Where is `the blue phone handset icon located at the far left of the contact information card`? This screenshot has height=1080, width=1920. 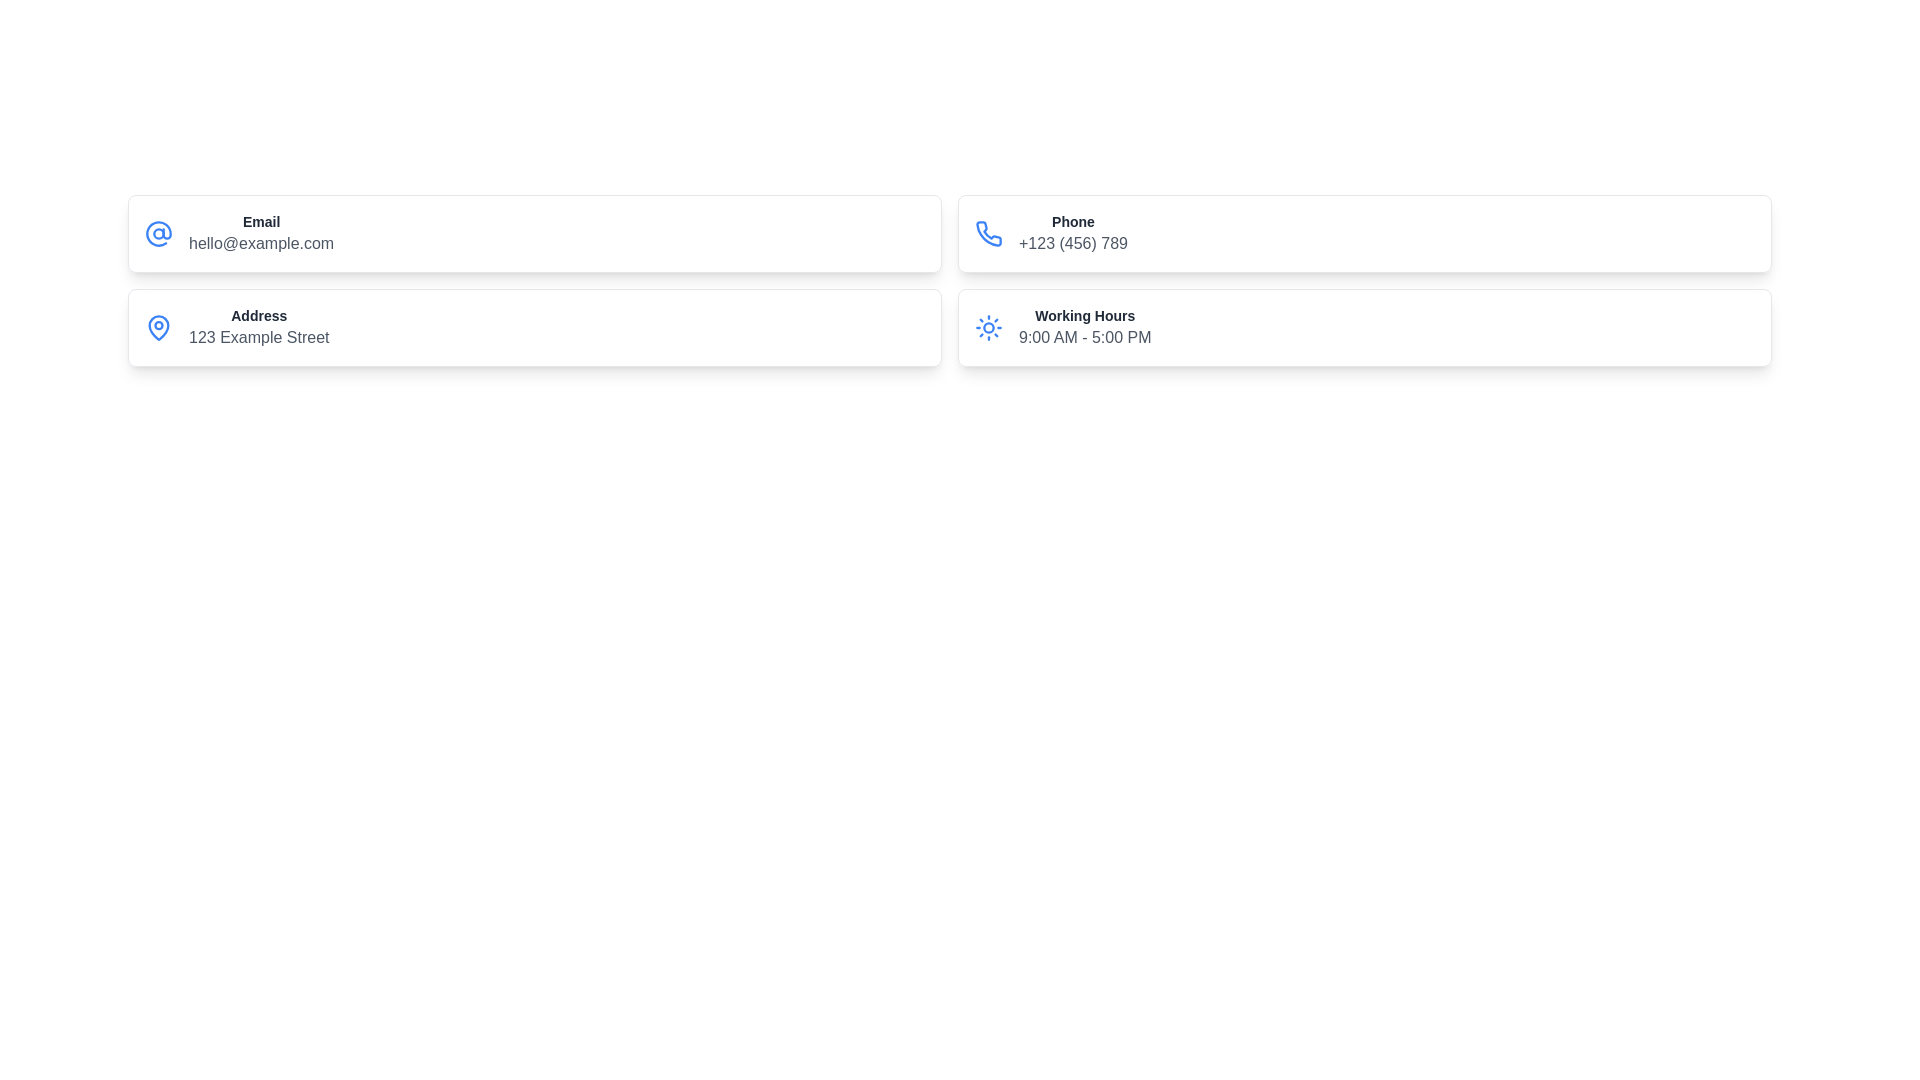 the blue phone handset icon located at the far left of the contact information card is located at coordinates (988, 233).